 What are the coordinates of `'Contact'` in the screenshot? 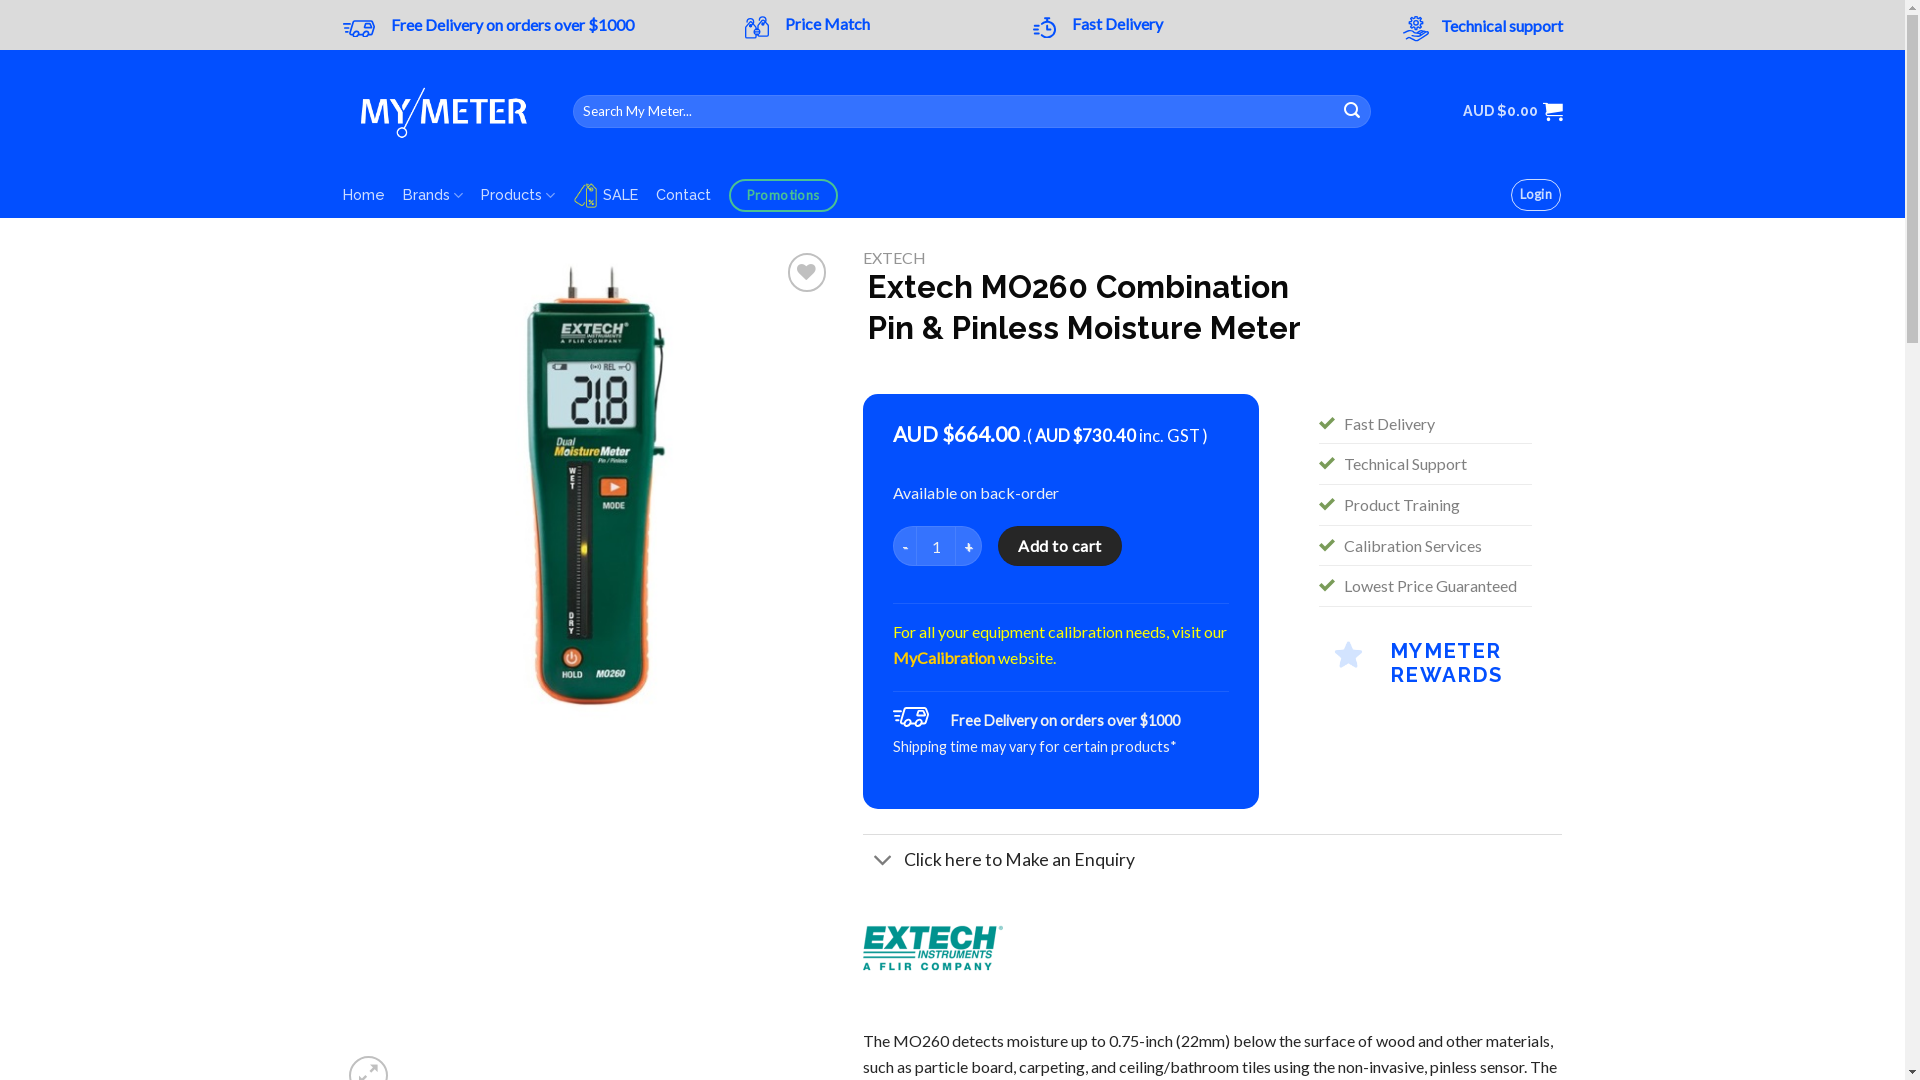 It's located at (683, 195).